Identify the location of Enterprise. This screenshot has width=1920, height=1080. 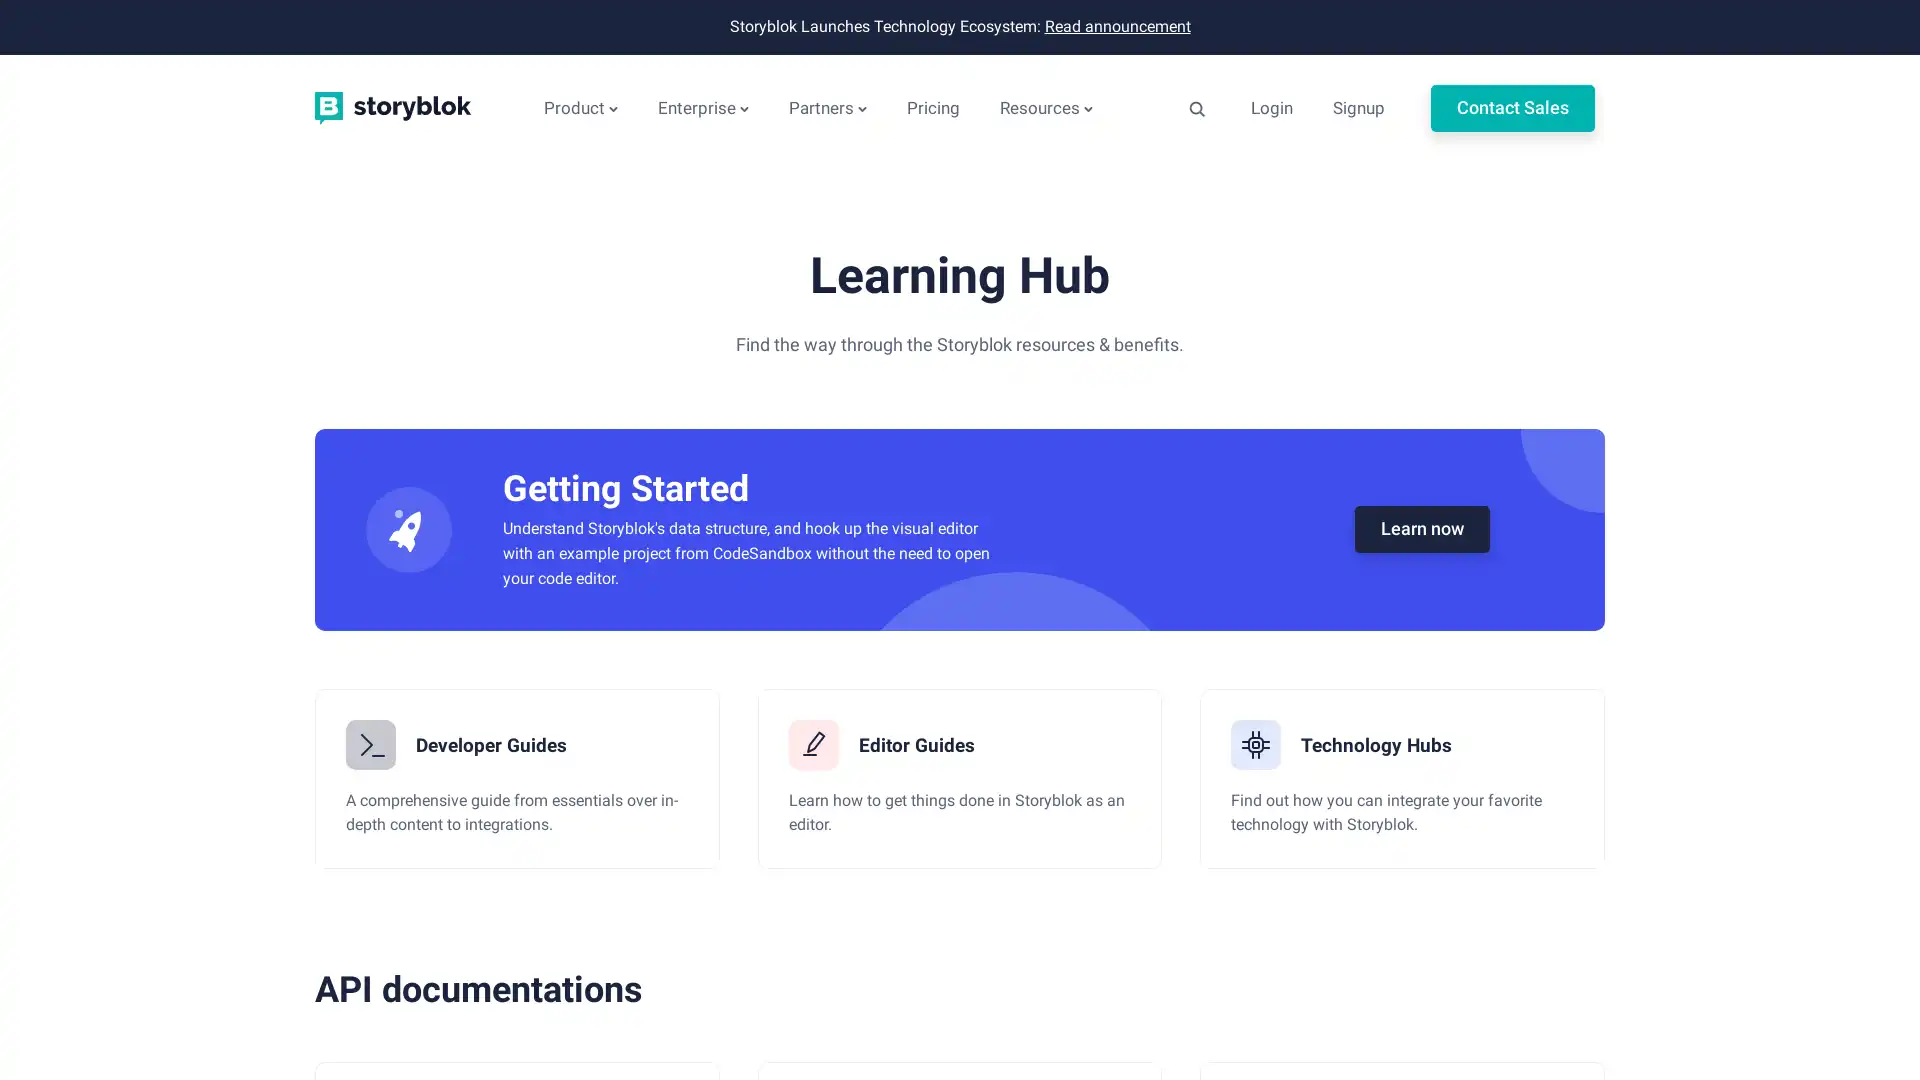
(703, 108).